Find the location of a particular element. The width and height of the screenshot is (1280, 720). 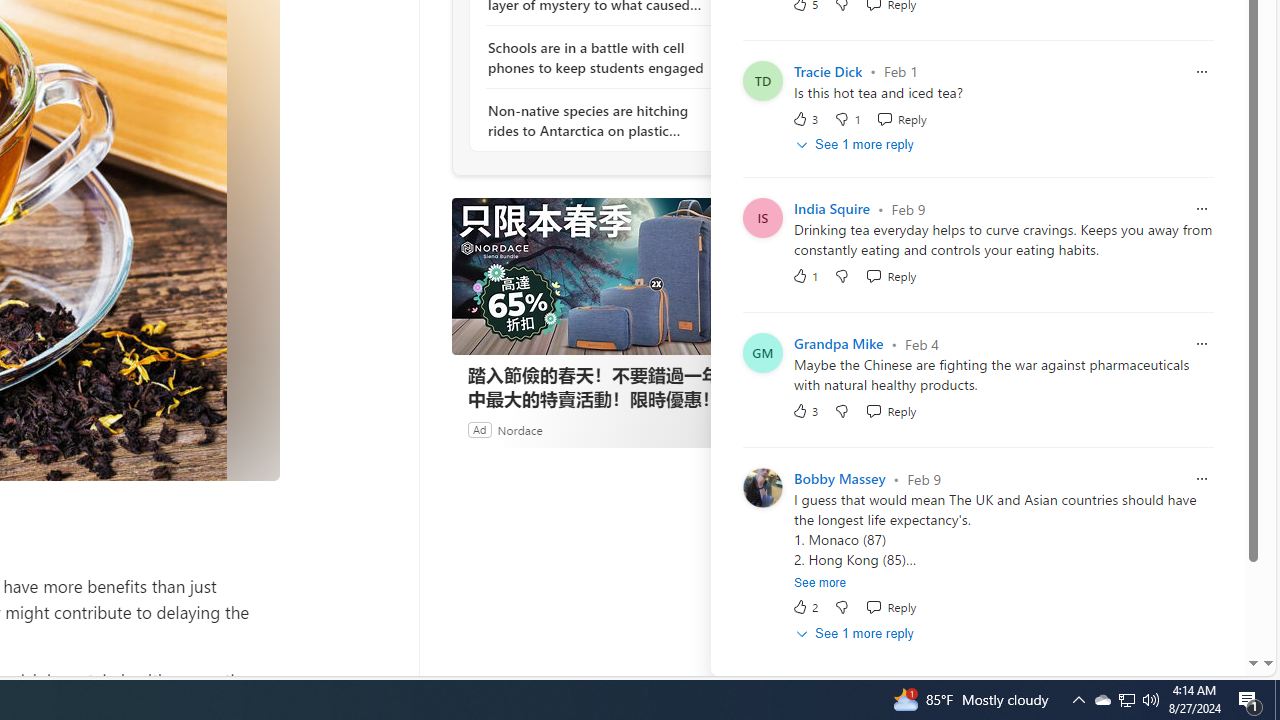

'Ad Choice' is located at coordinates (728, 428).